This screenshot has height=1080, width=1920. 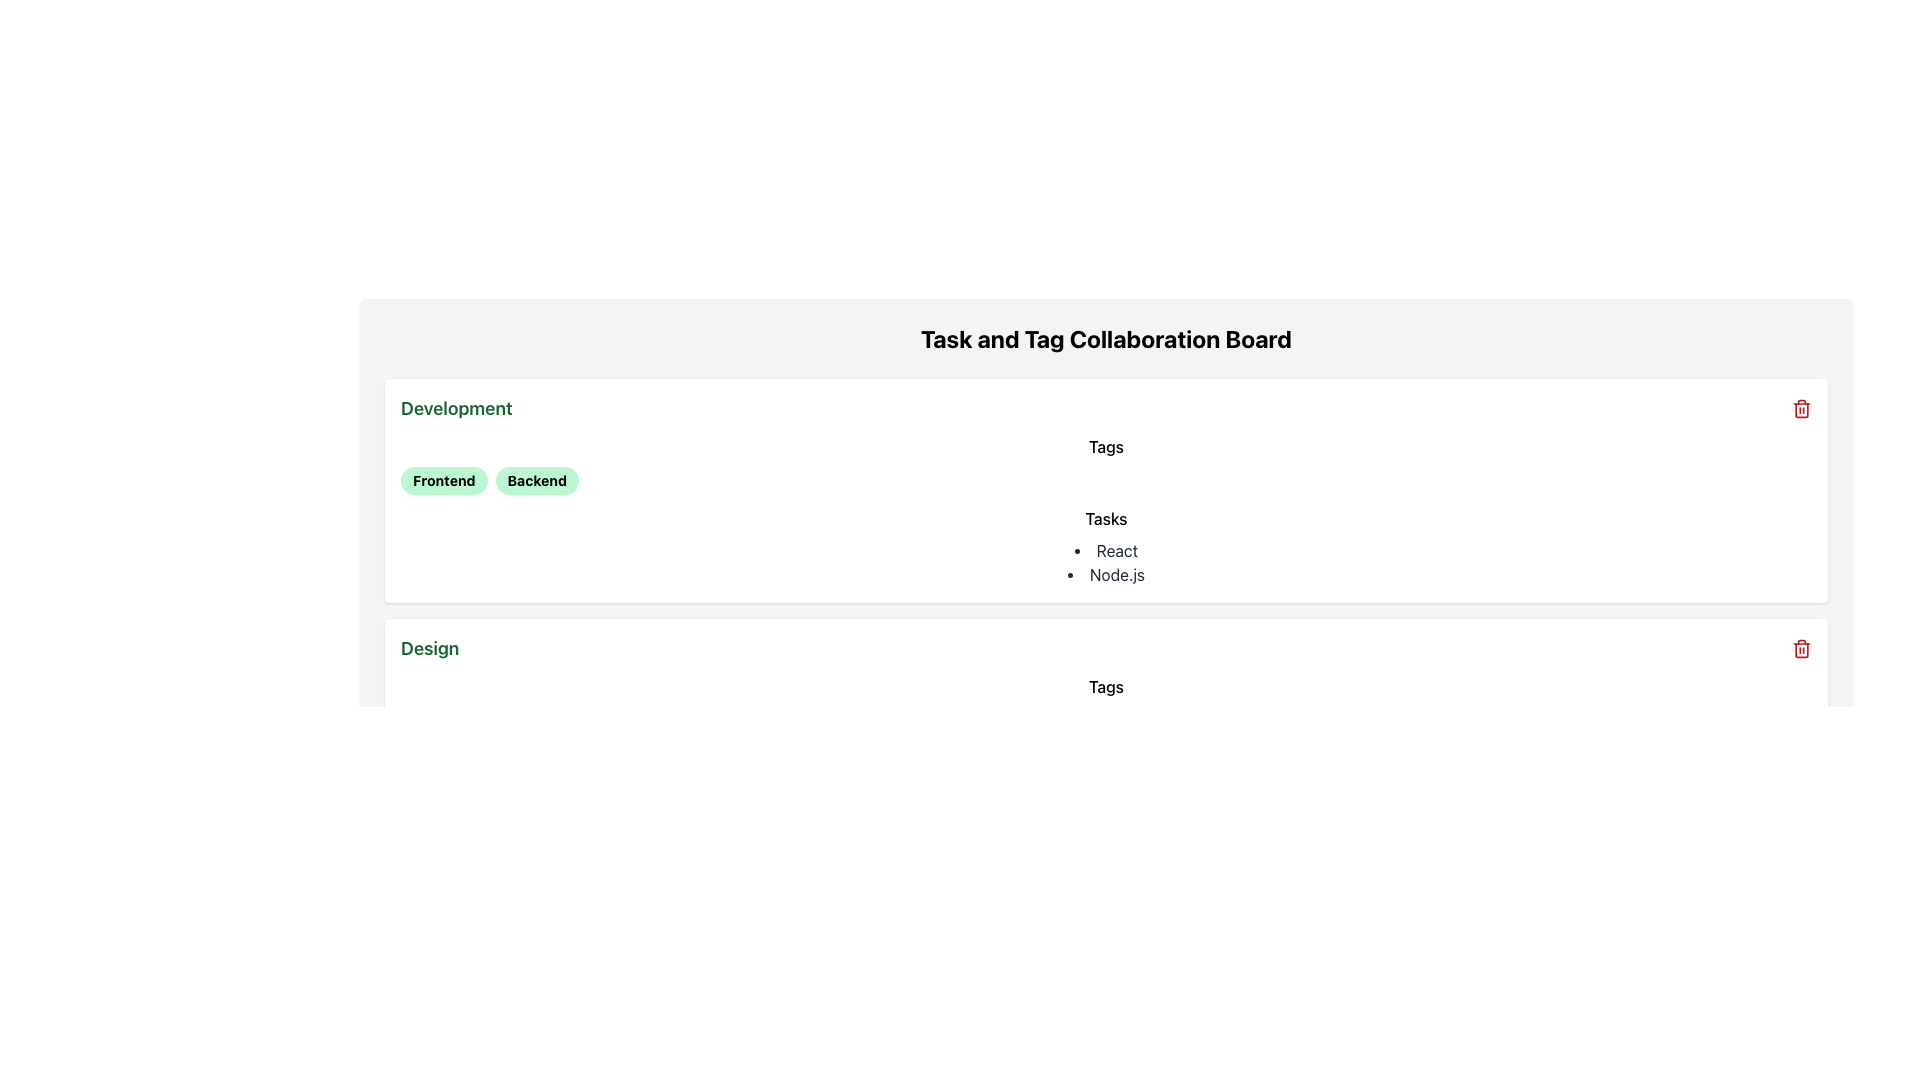 I want to click on the Text Label that serves as the title for the board, located at the top of the content panel above the 'Development' and 'Design' sections, so click(x=1105, y=338).